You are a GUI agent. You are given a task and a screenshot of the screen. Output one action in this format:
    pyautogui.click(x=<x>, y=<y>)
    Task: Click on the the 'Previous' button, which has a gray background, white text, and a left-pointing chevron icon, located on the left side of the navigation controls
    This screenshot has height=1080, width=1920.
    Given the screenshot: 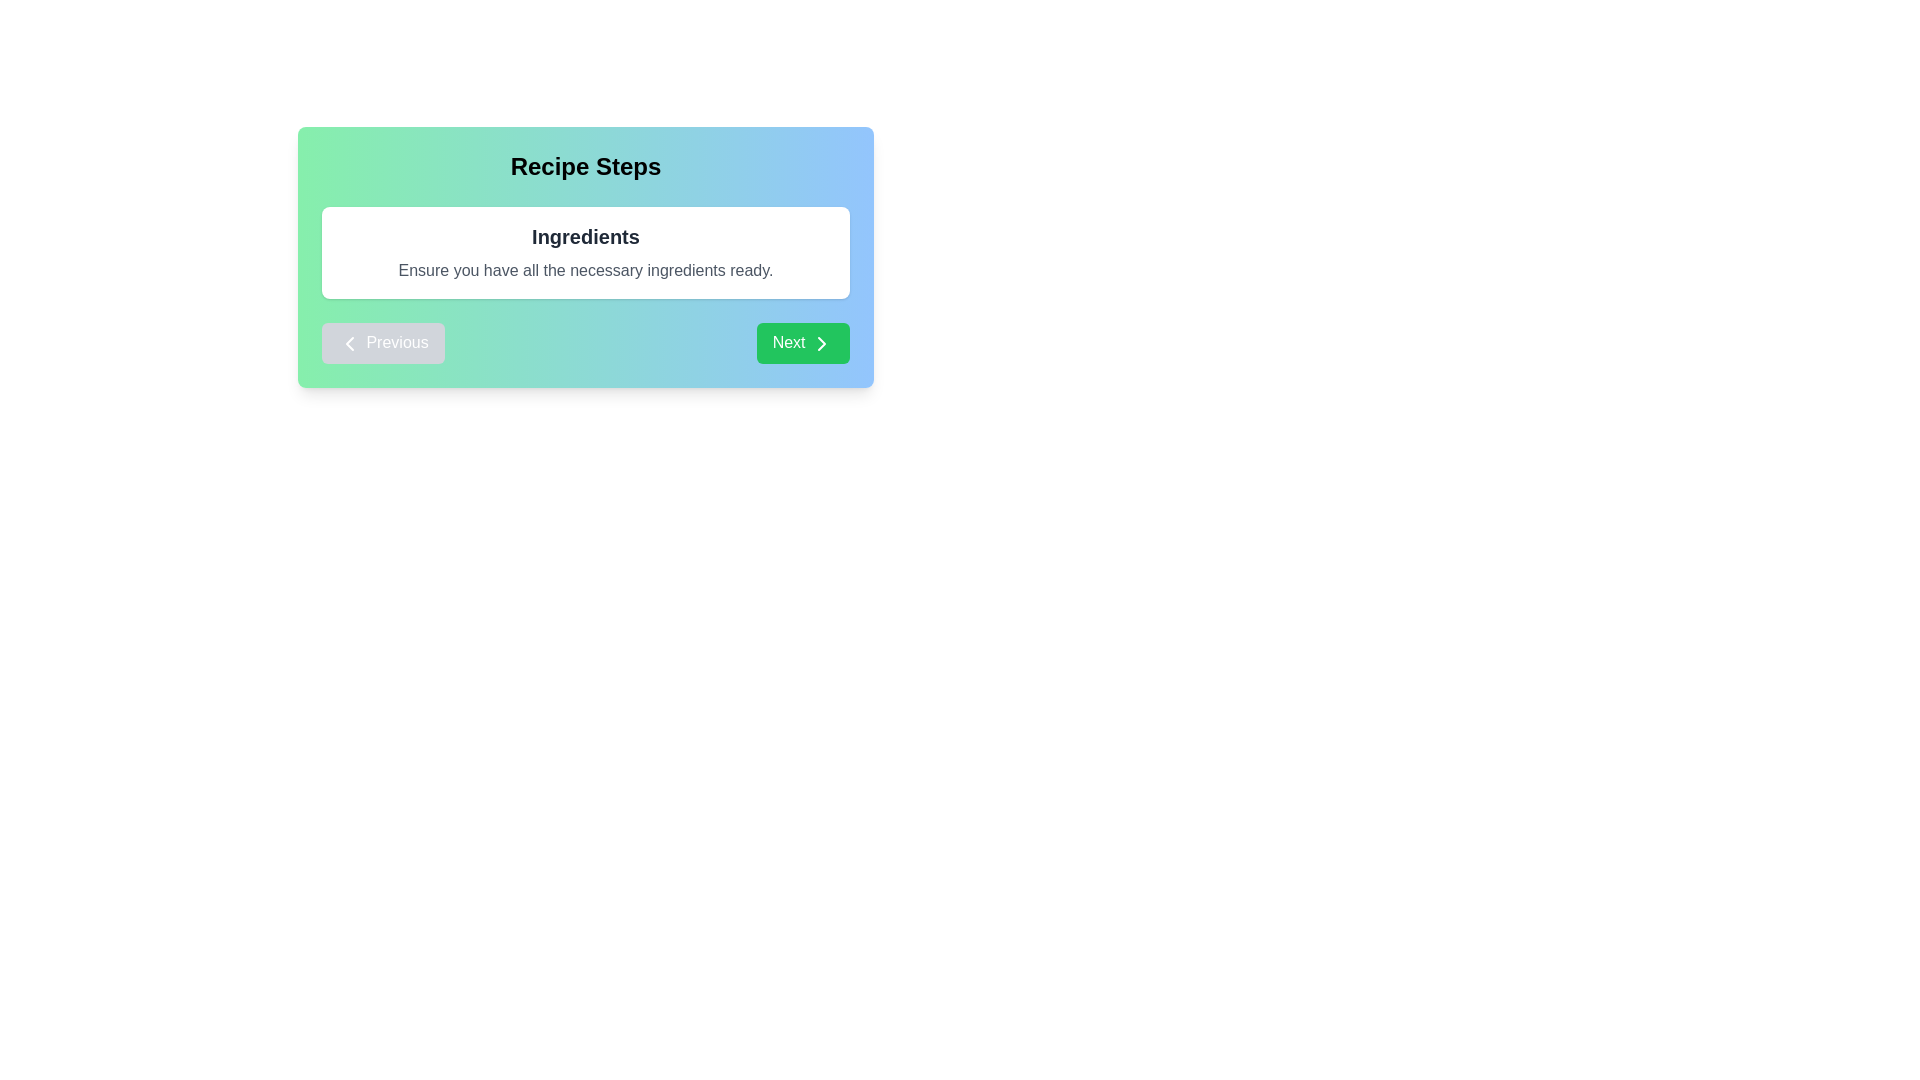 What is the action you would take?
    pyautogui.click(x=383, y=342)
    